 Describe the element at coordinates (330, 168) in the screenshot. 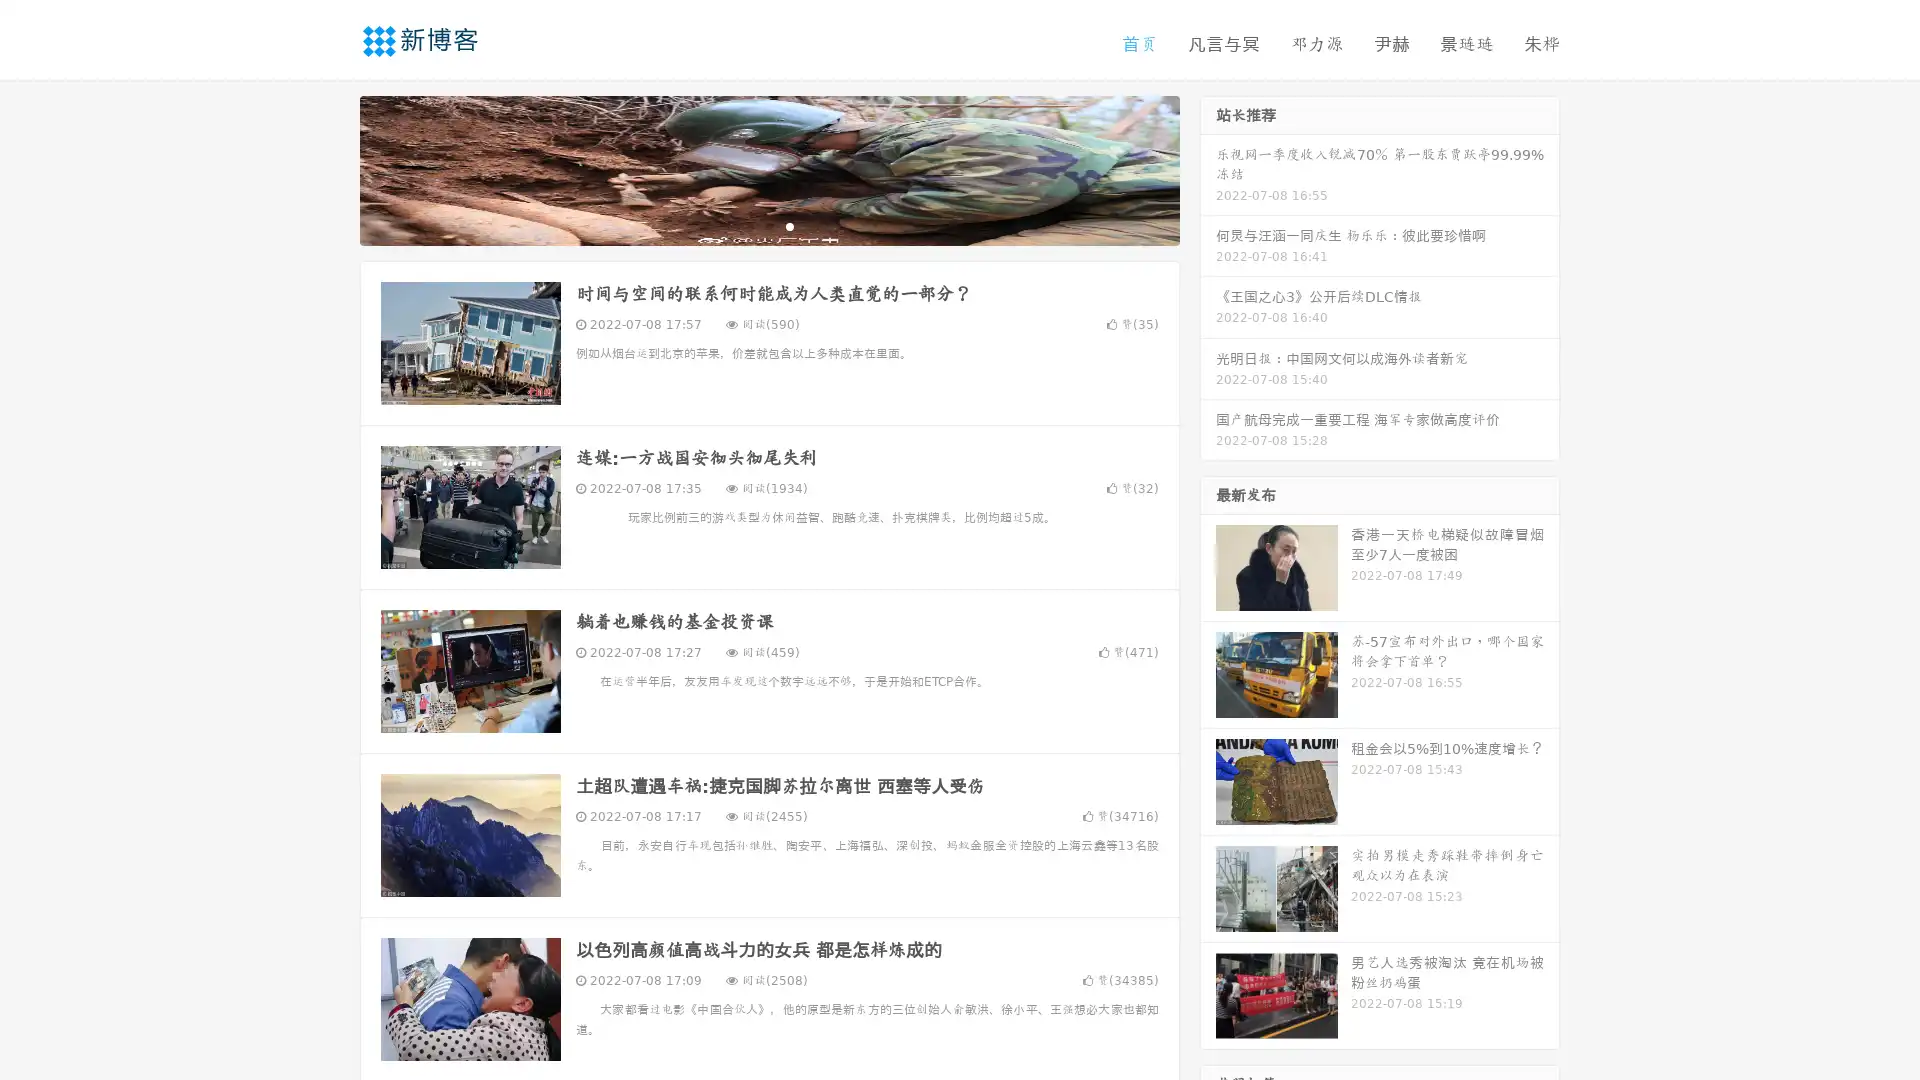

I see `Previous slide` at that location.